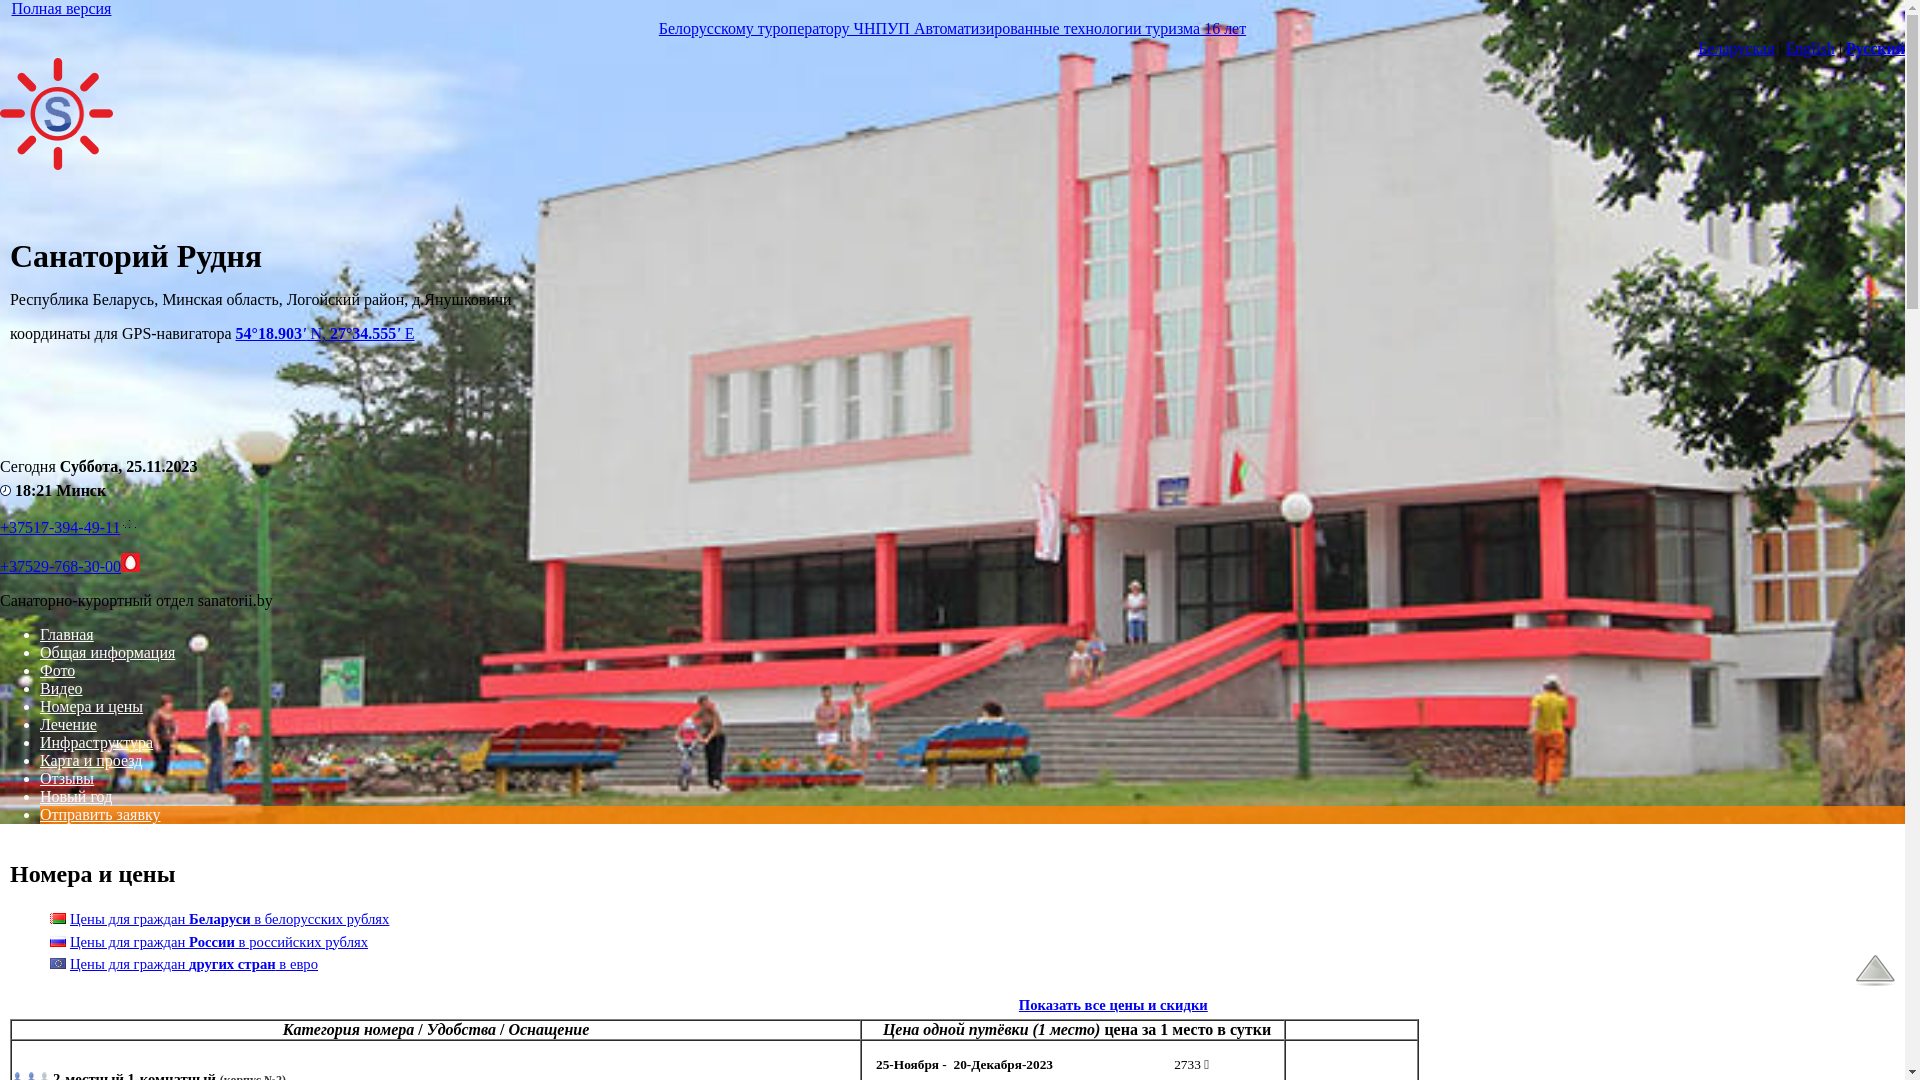  I want to click on '+37517-394-49-11', so click(59, 526).